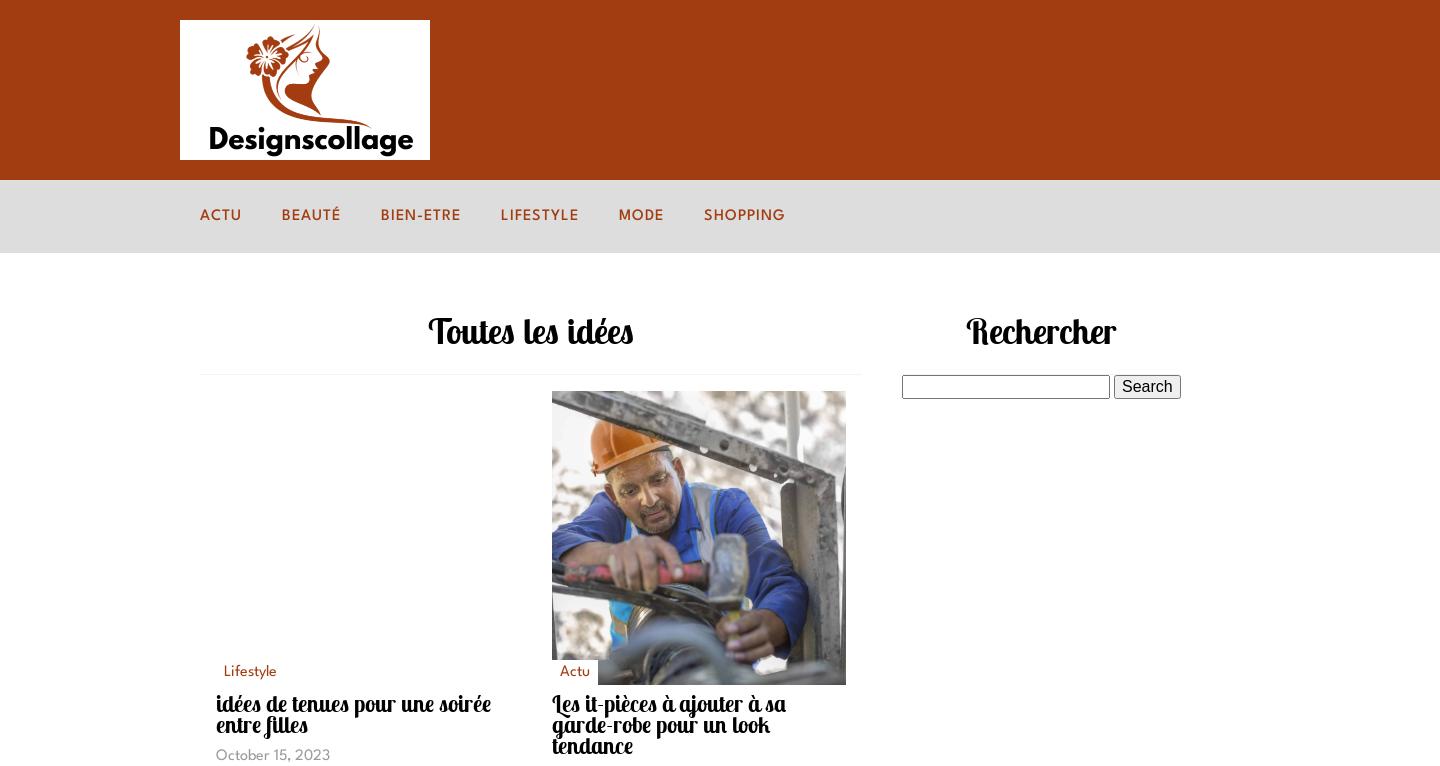 The image size is (1440, 766). Describe the element at coordinates (530, 329) in the screenshot. I see `'Toutes les idées'` at that location.